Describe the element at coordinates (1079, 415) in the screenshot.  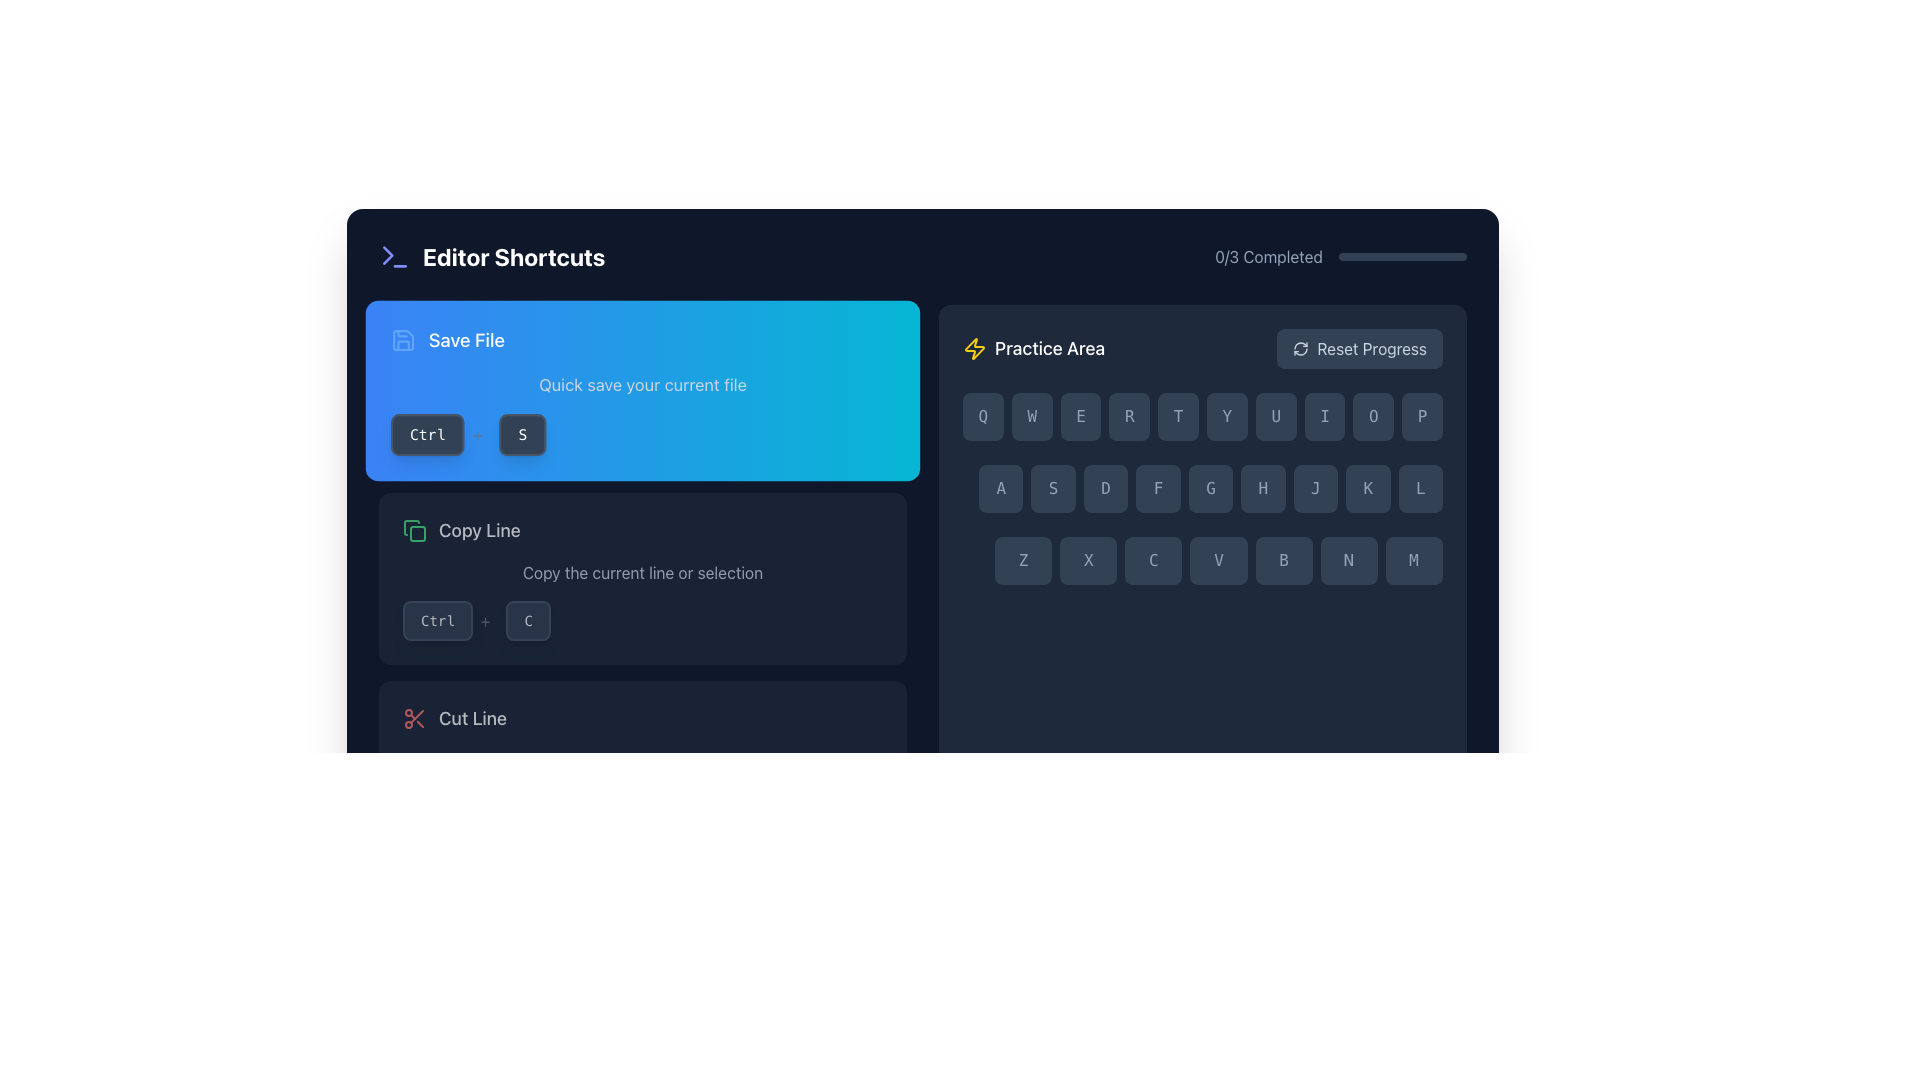
I see `the button that simulates the character 'E' in the QWERTY keyboard layout, specifically the third button from the left` at that location.